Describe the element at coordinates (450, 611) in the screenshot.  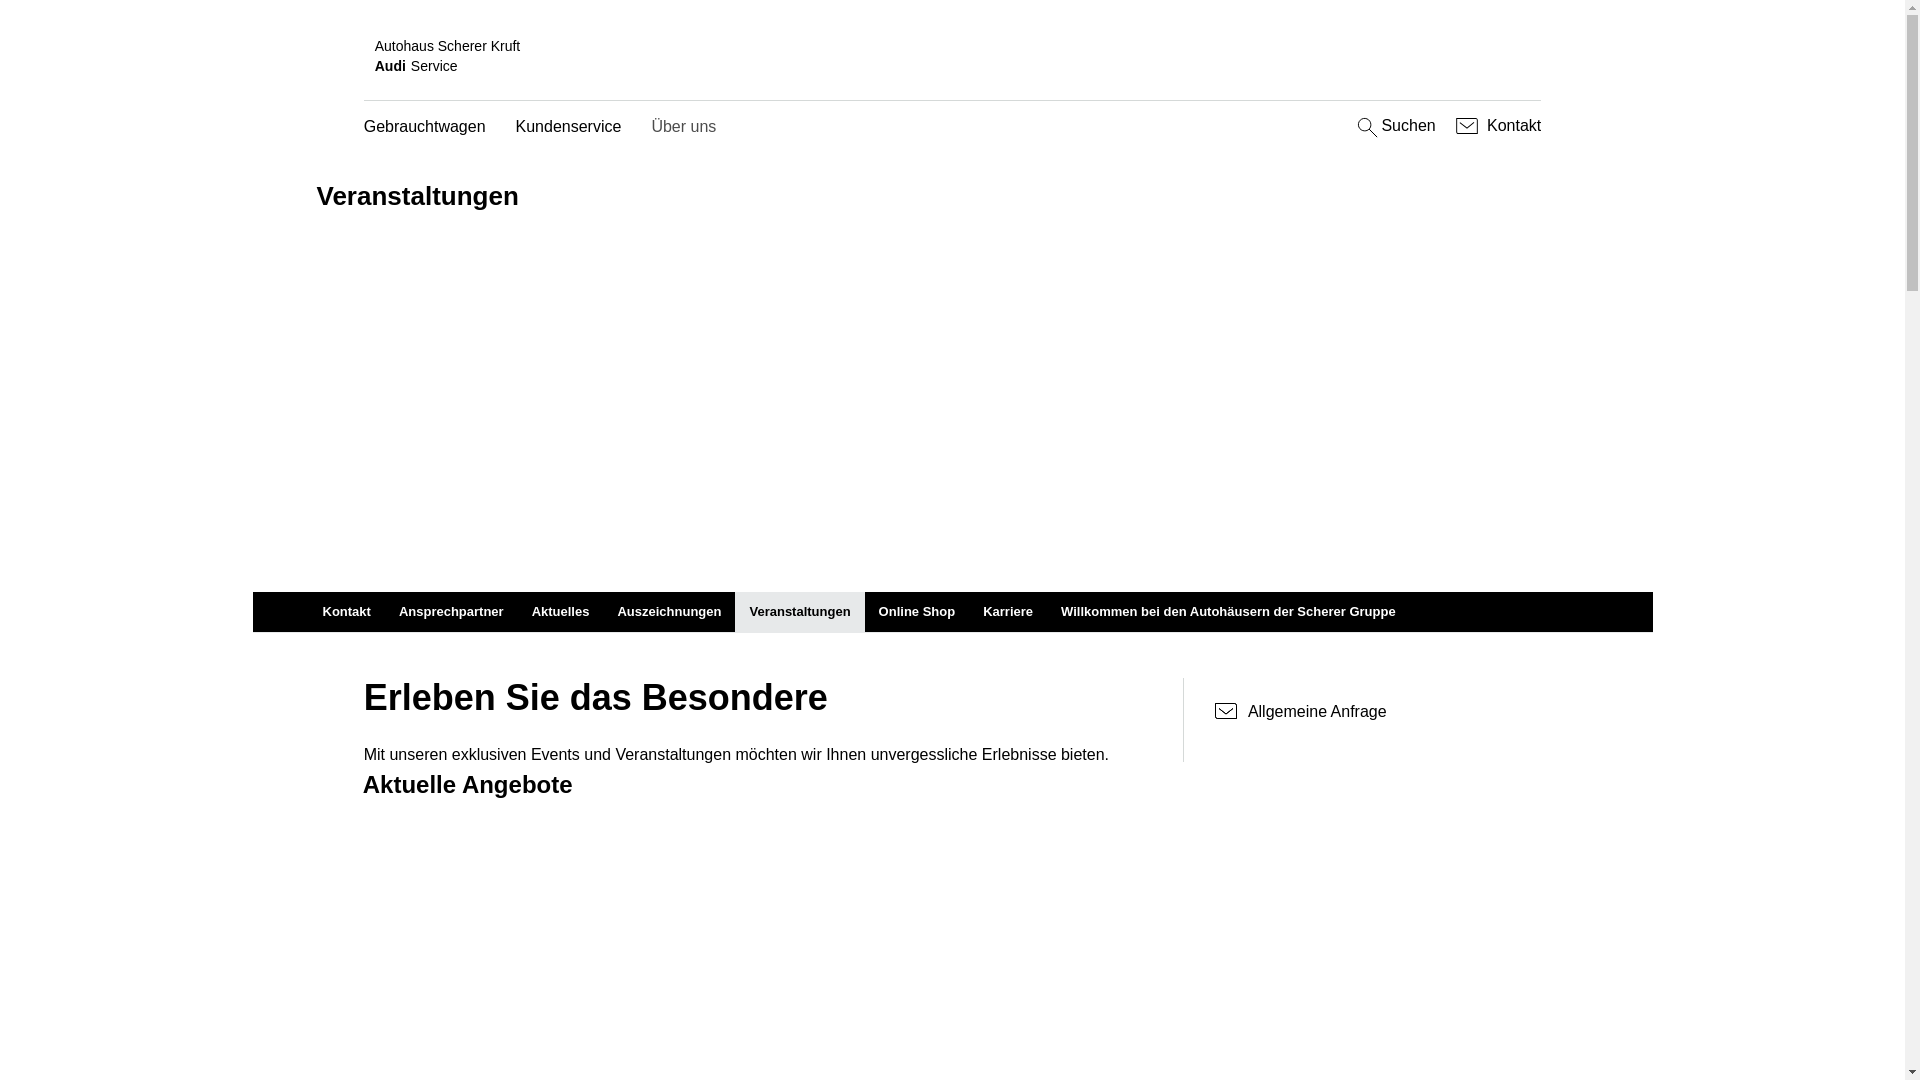
I see `'Ansprechpartner'` at that location.